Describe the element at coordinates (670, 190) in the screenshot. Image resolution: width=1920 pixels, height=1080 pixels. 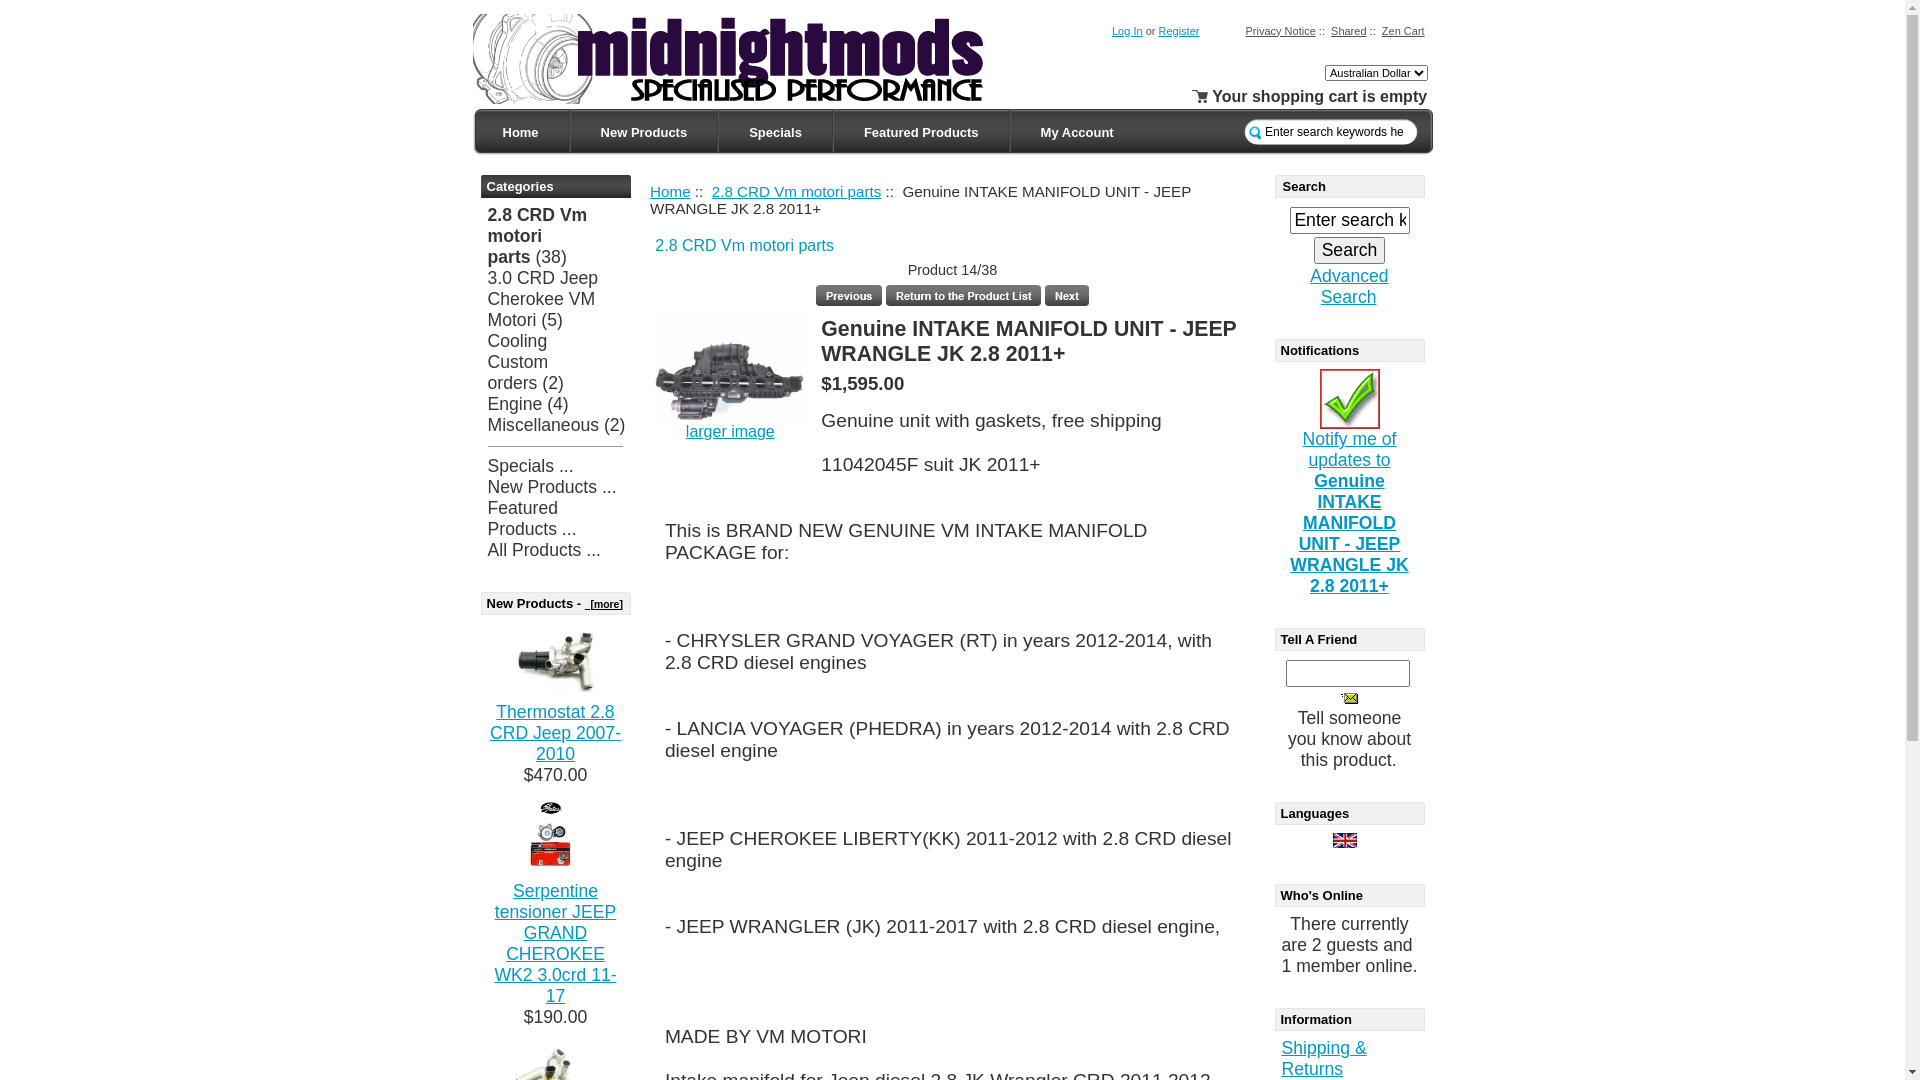
I see `'Home'` at that location.